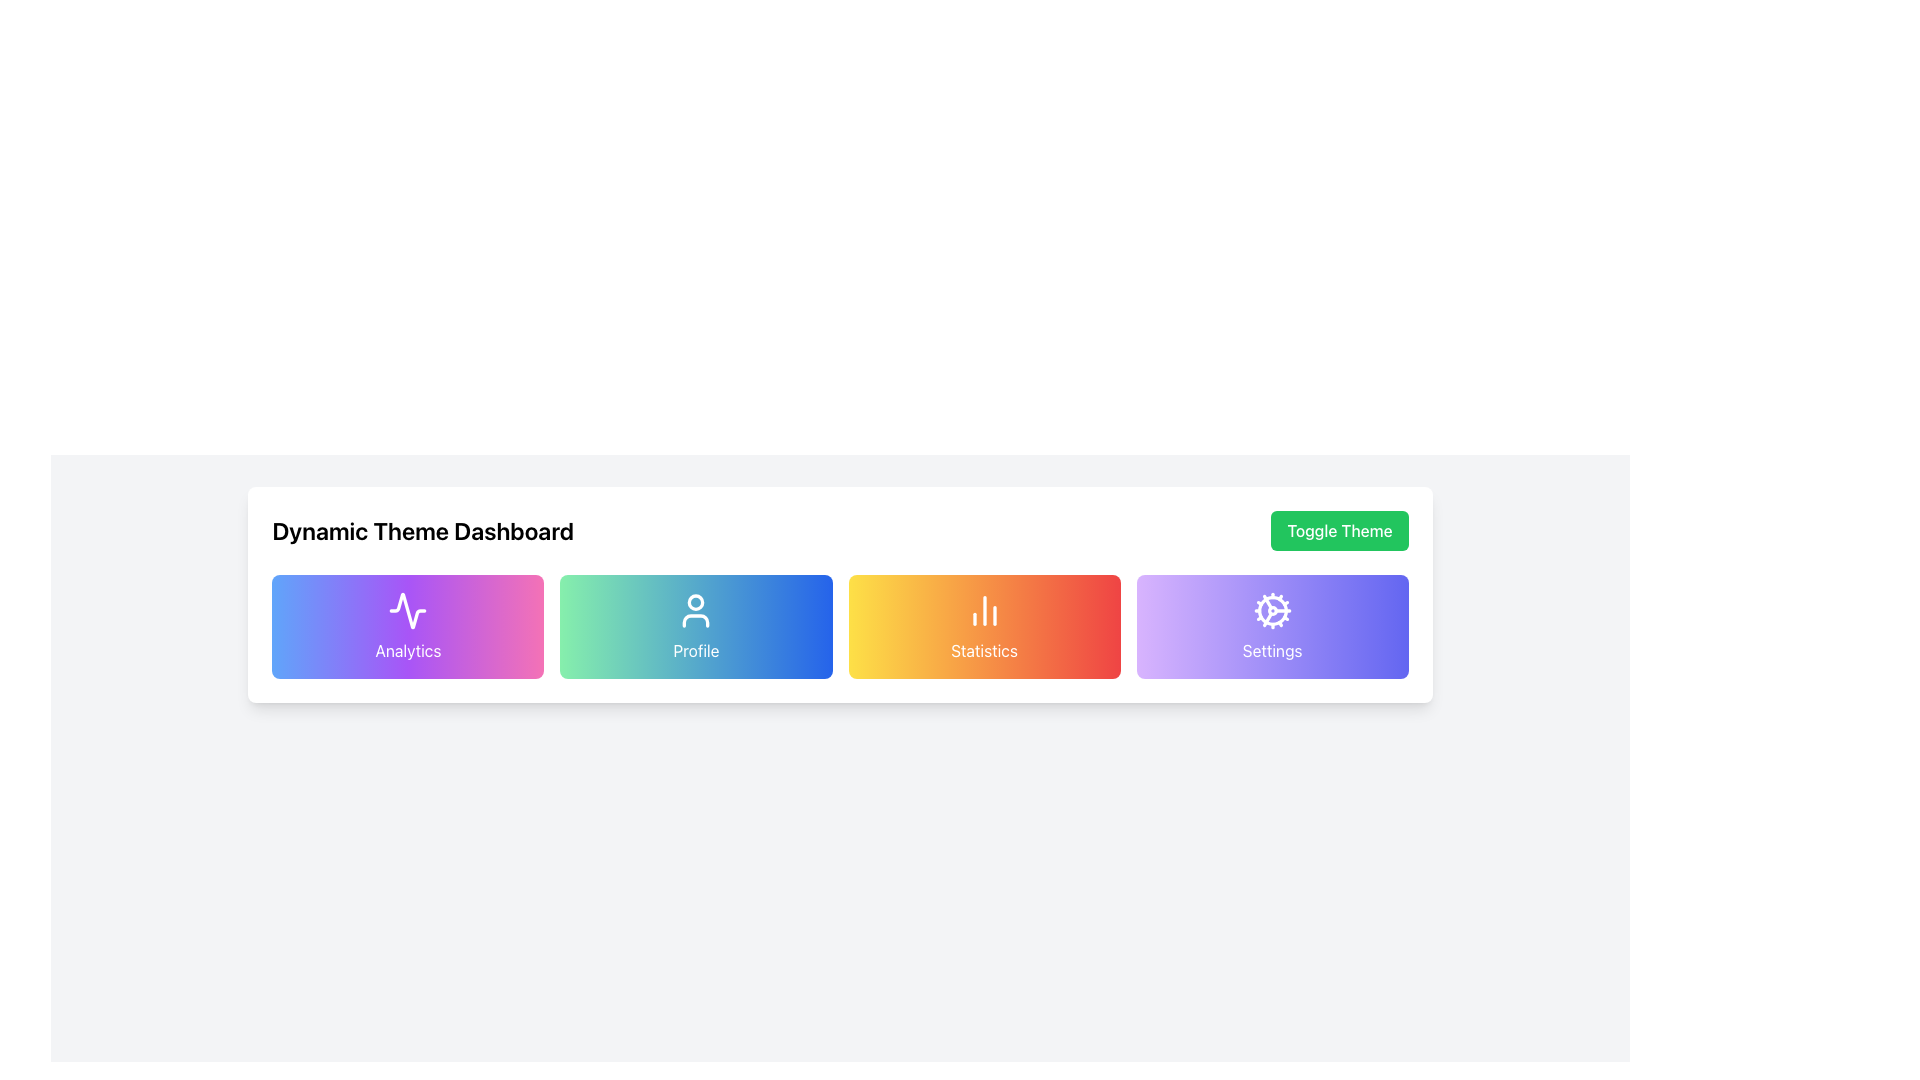 Image resolution: width=1920 pixels, height=1080 pixels. Describe the element at coordinates (984, 609) in the screenshot. I see `the decorative icon representing the 'Statistics' section, which is located at the center of the button labeled 'Statistics'` at that location.